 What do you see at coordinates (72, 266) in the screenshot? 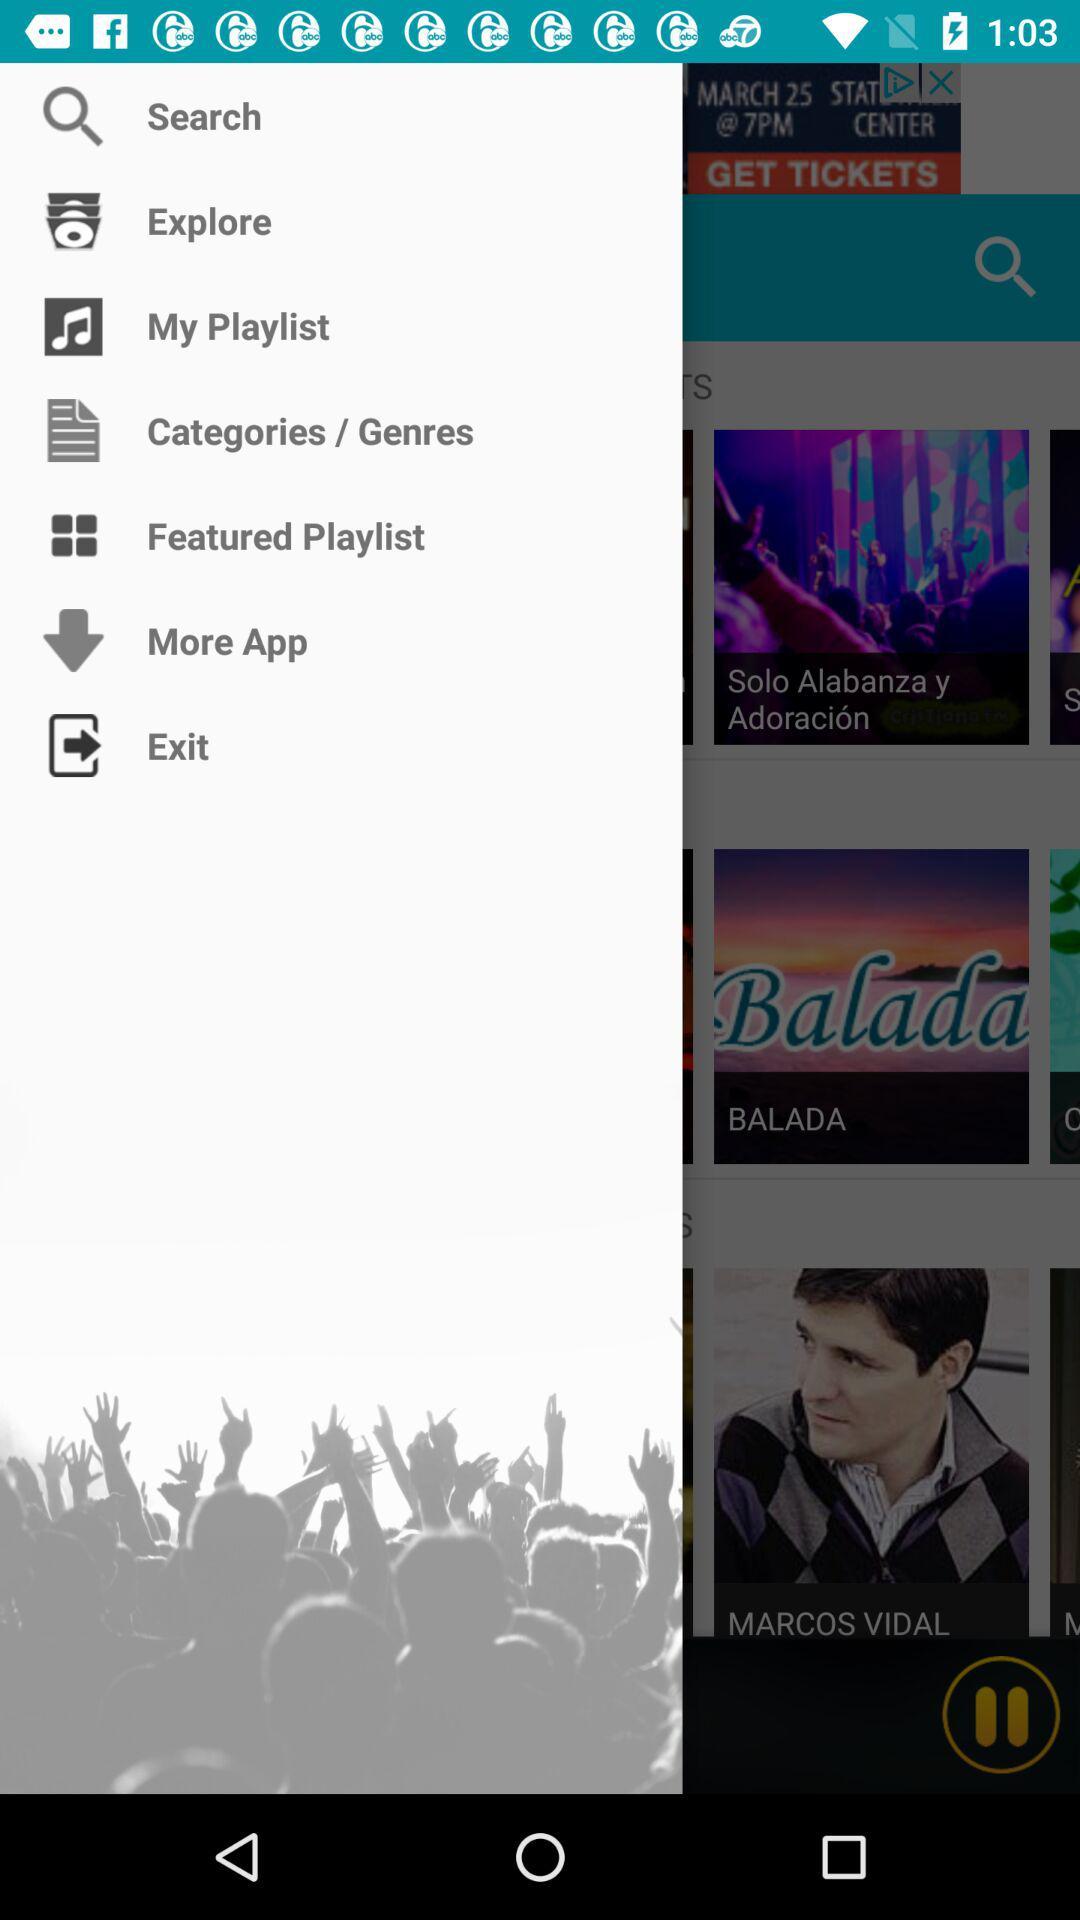
I see `the icon above the featured playlists icon` at bounding box center [72, 266].